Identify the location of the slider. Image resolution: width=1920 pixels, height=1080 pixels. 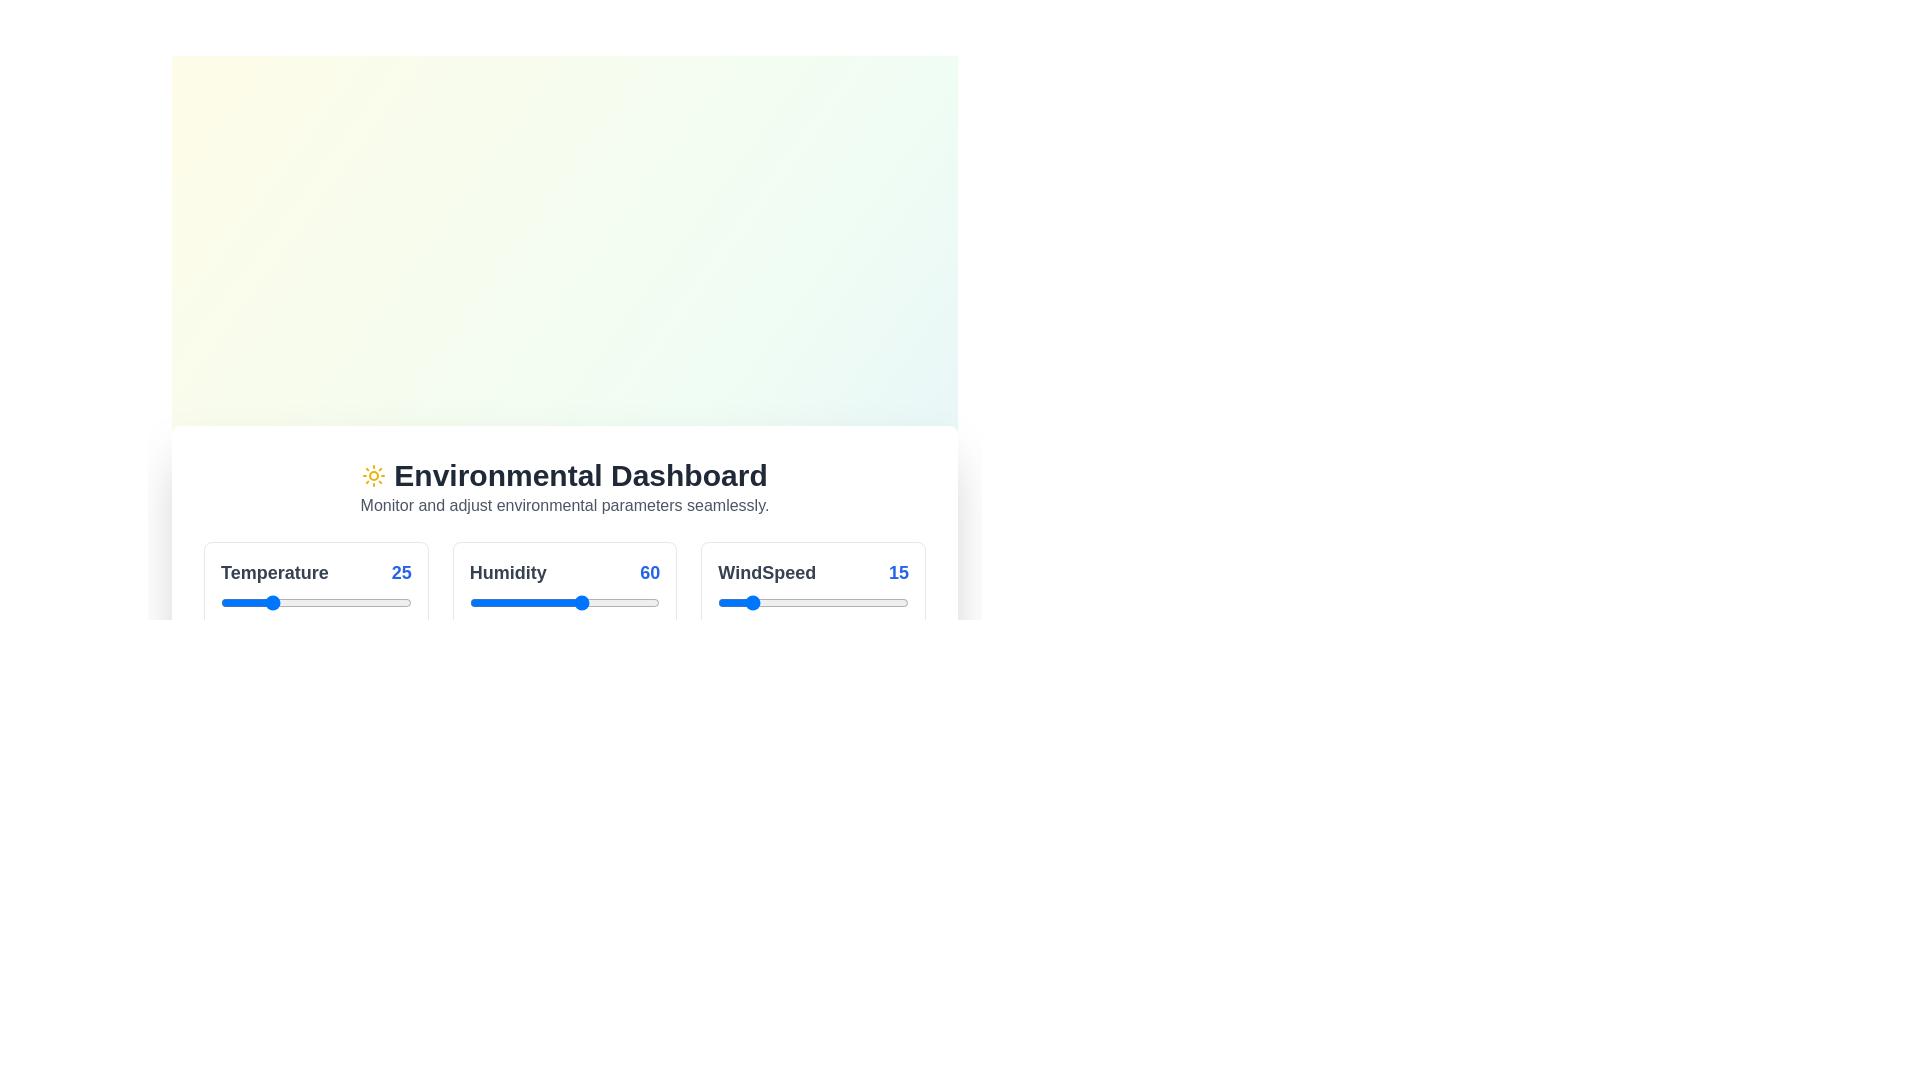
(246, 601).